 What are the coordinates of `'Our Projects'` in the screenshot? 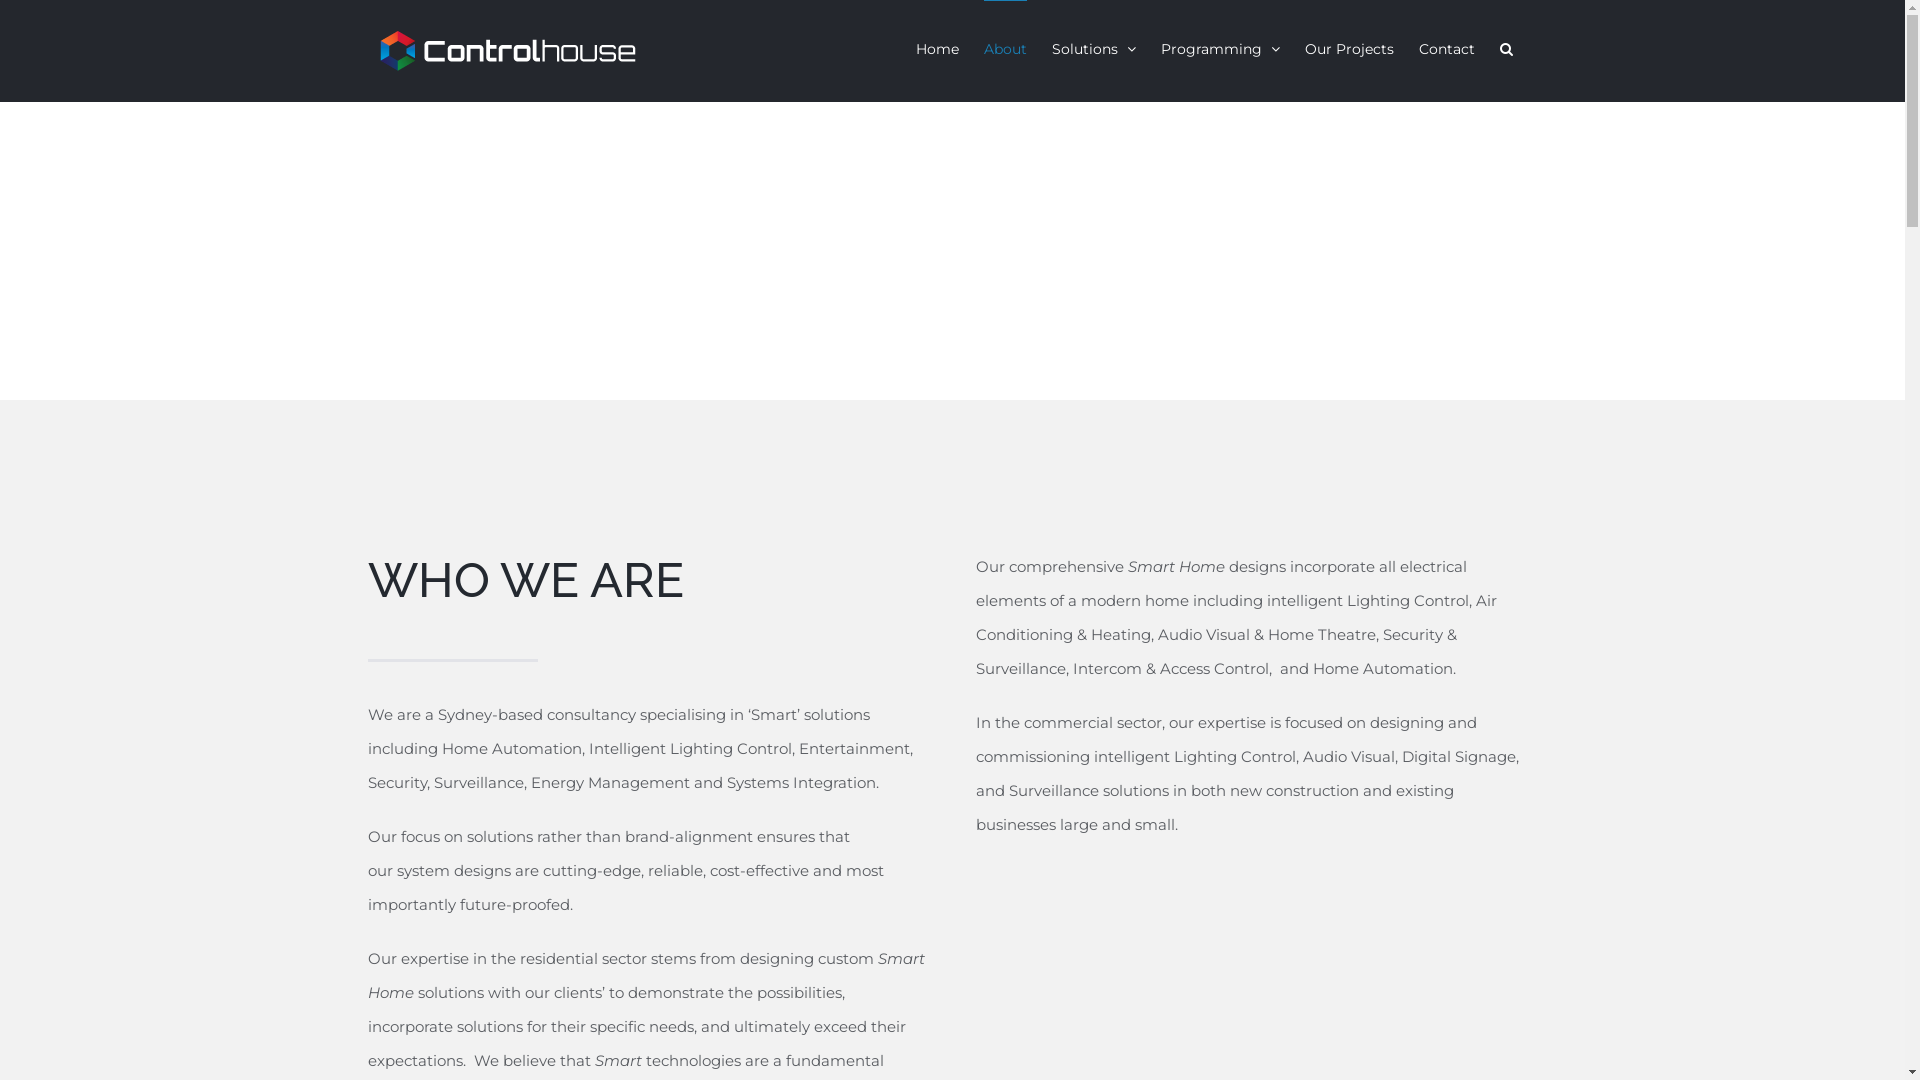 It's located at (1348, 46).